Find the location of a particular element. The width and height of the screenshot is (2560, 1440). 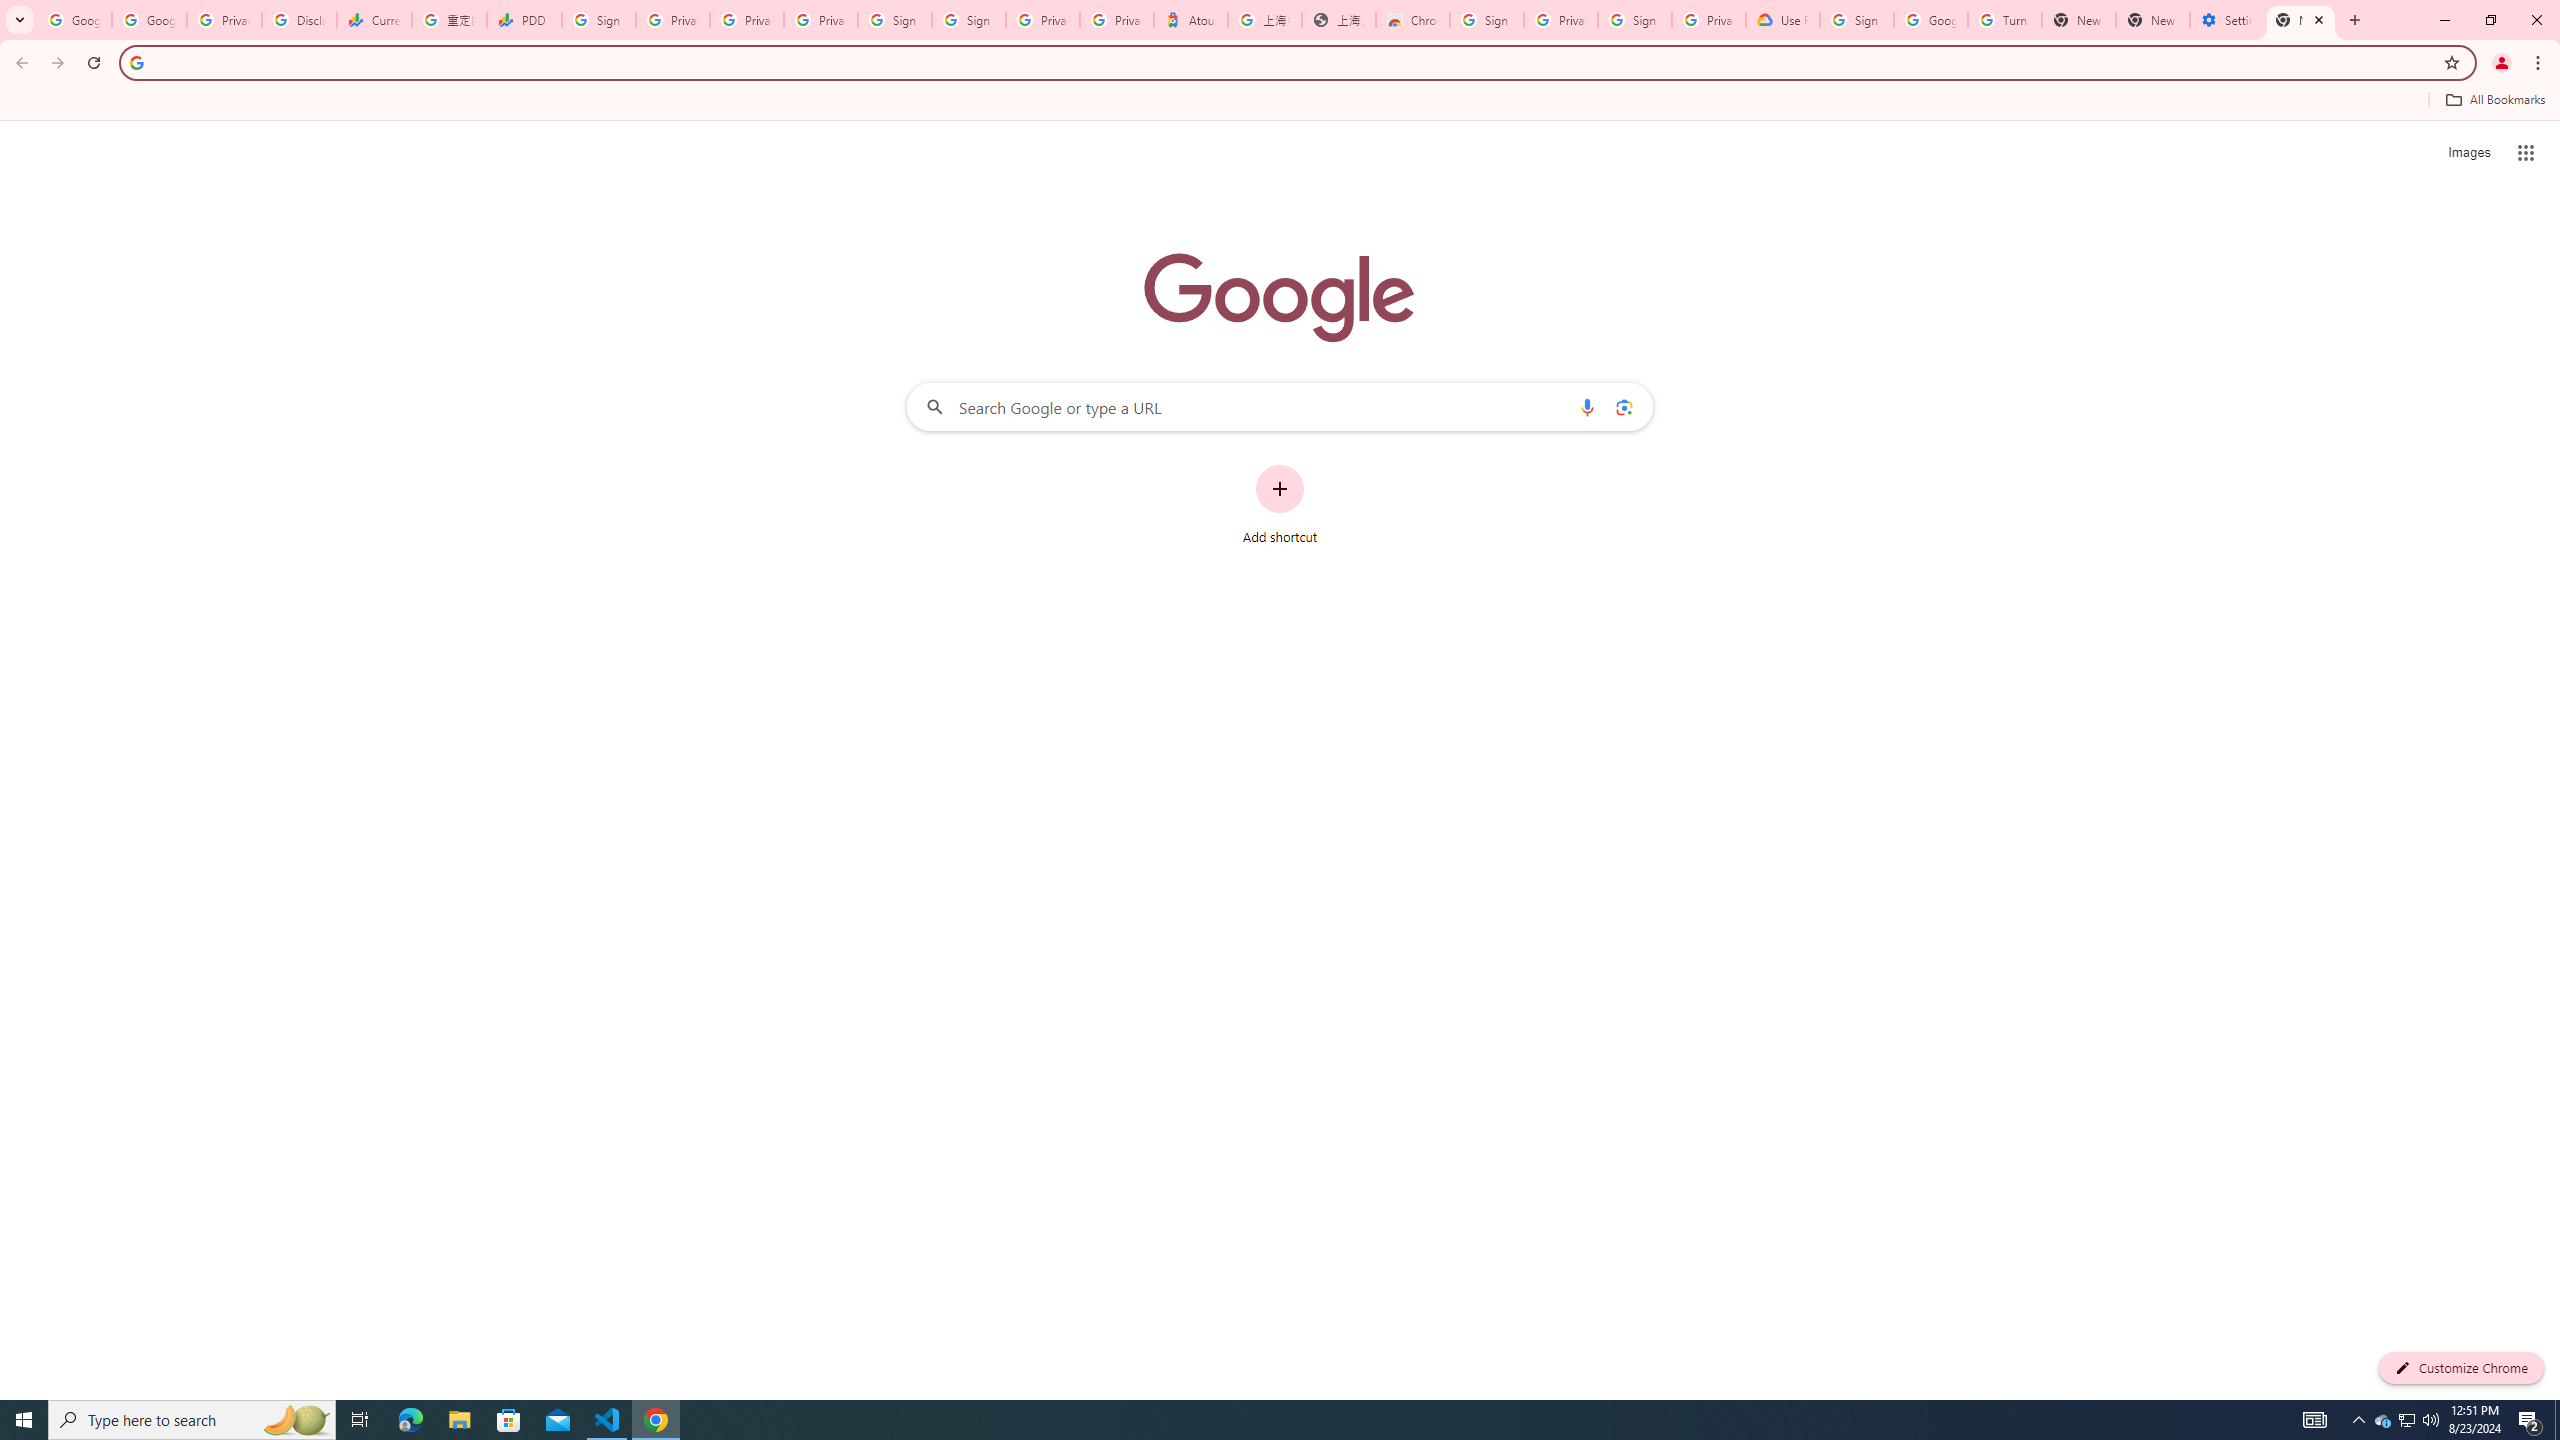

'Sign in - Google Accounts' is located at coordinates (896, 19).